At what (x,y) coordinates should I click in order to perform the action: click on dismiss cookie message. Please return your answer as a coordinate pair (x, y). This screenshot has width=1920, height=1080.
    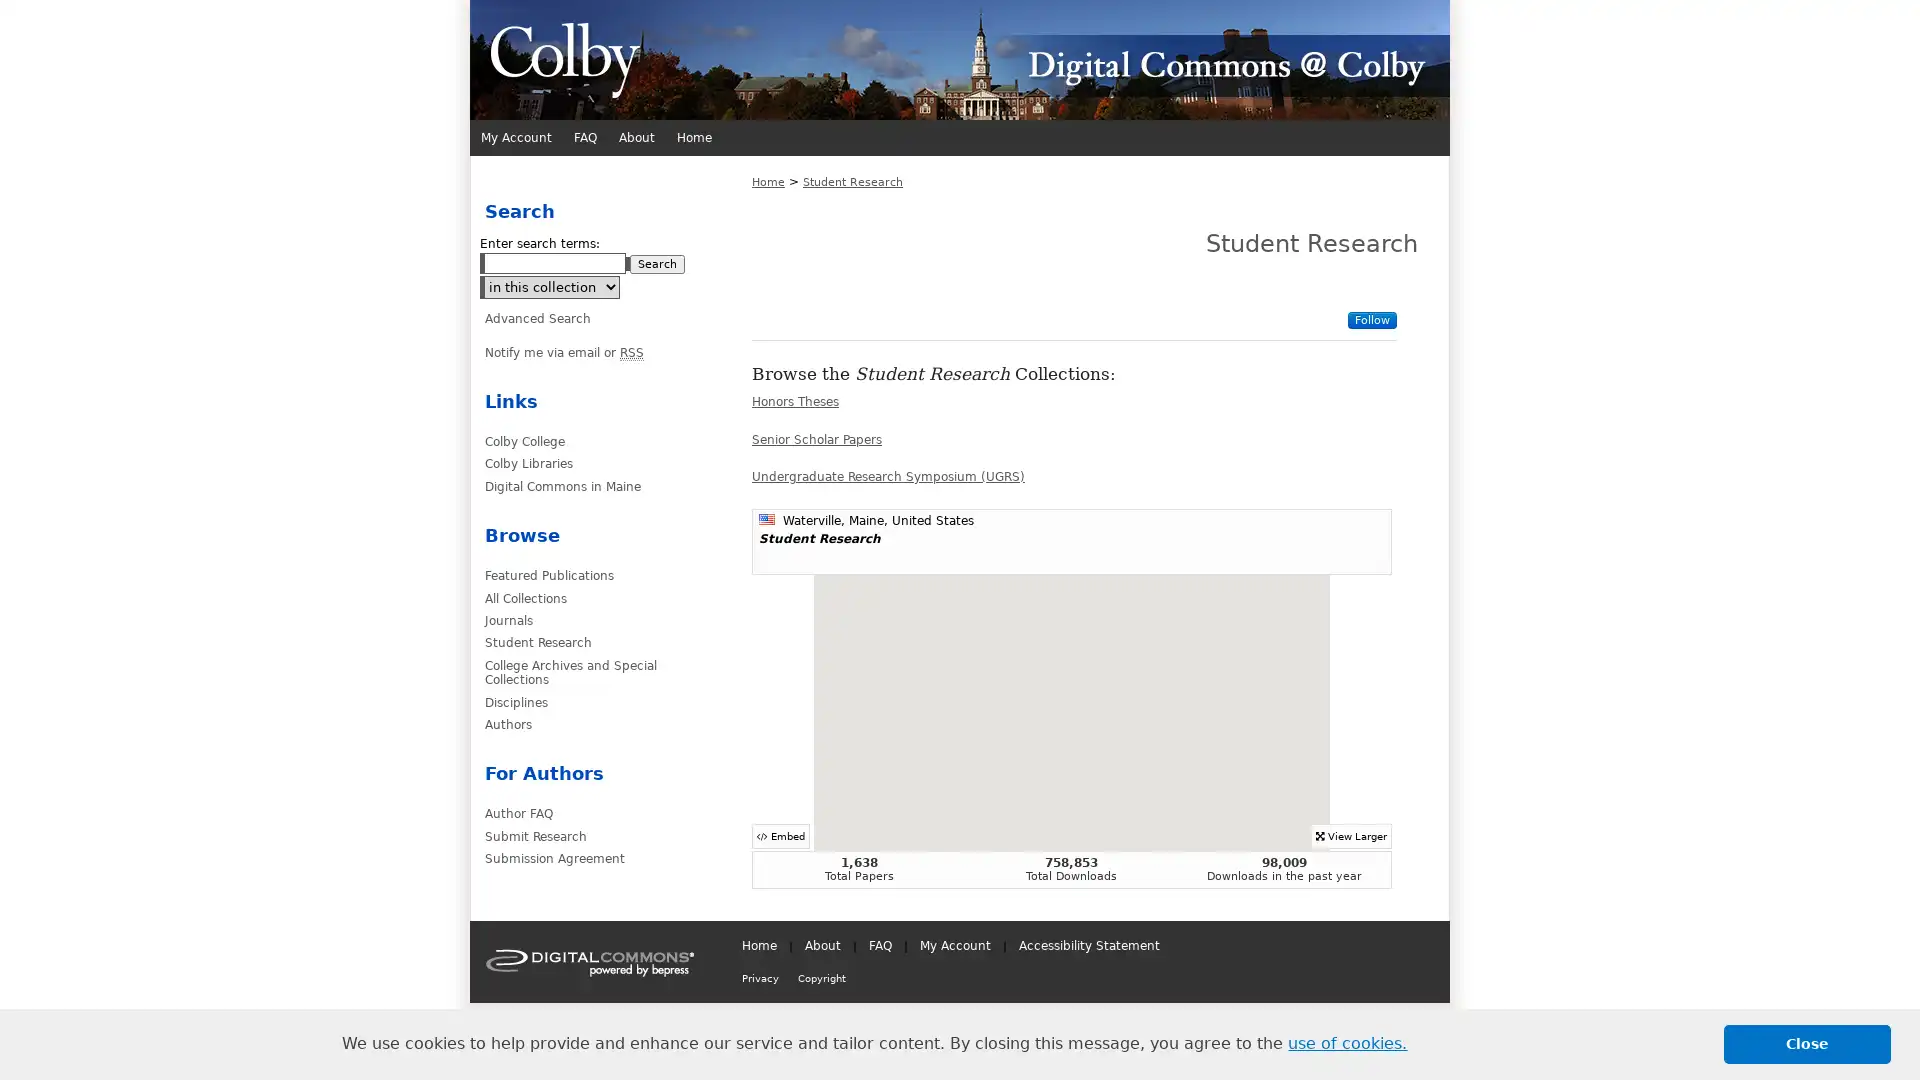
    Looking at the image, I should click on (1807, 1043).